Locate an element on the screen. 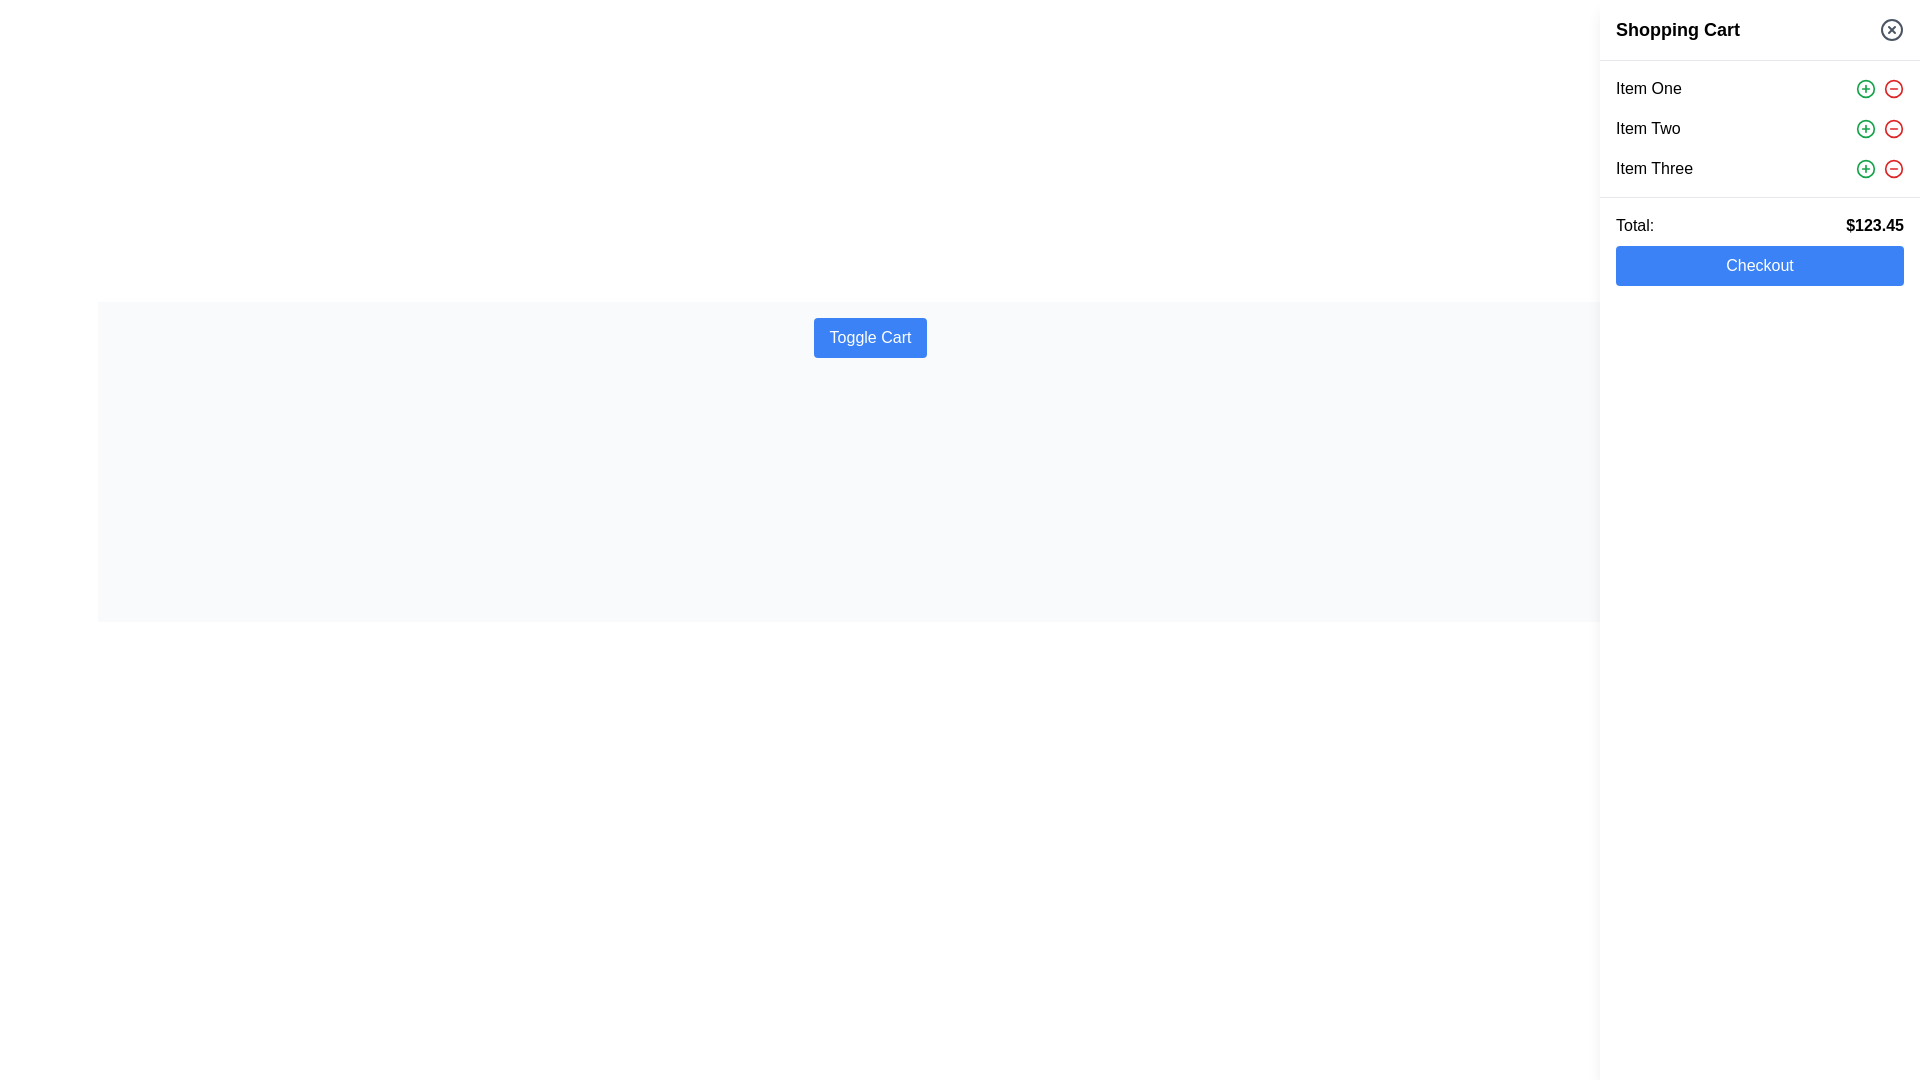  the blue 'Checkout' button with rounded corners located at the bottom-right of the 'Shopping Cart' panel is located at coordinates (1760, 265).